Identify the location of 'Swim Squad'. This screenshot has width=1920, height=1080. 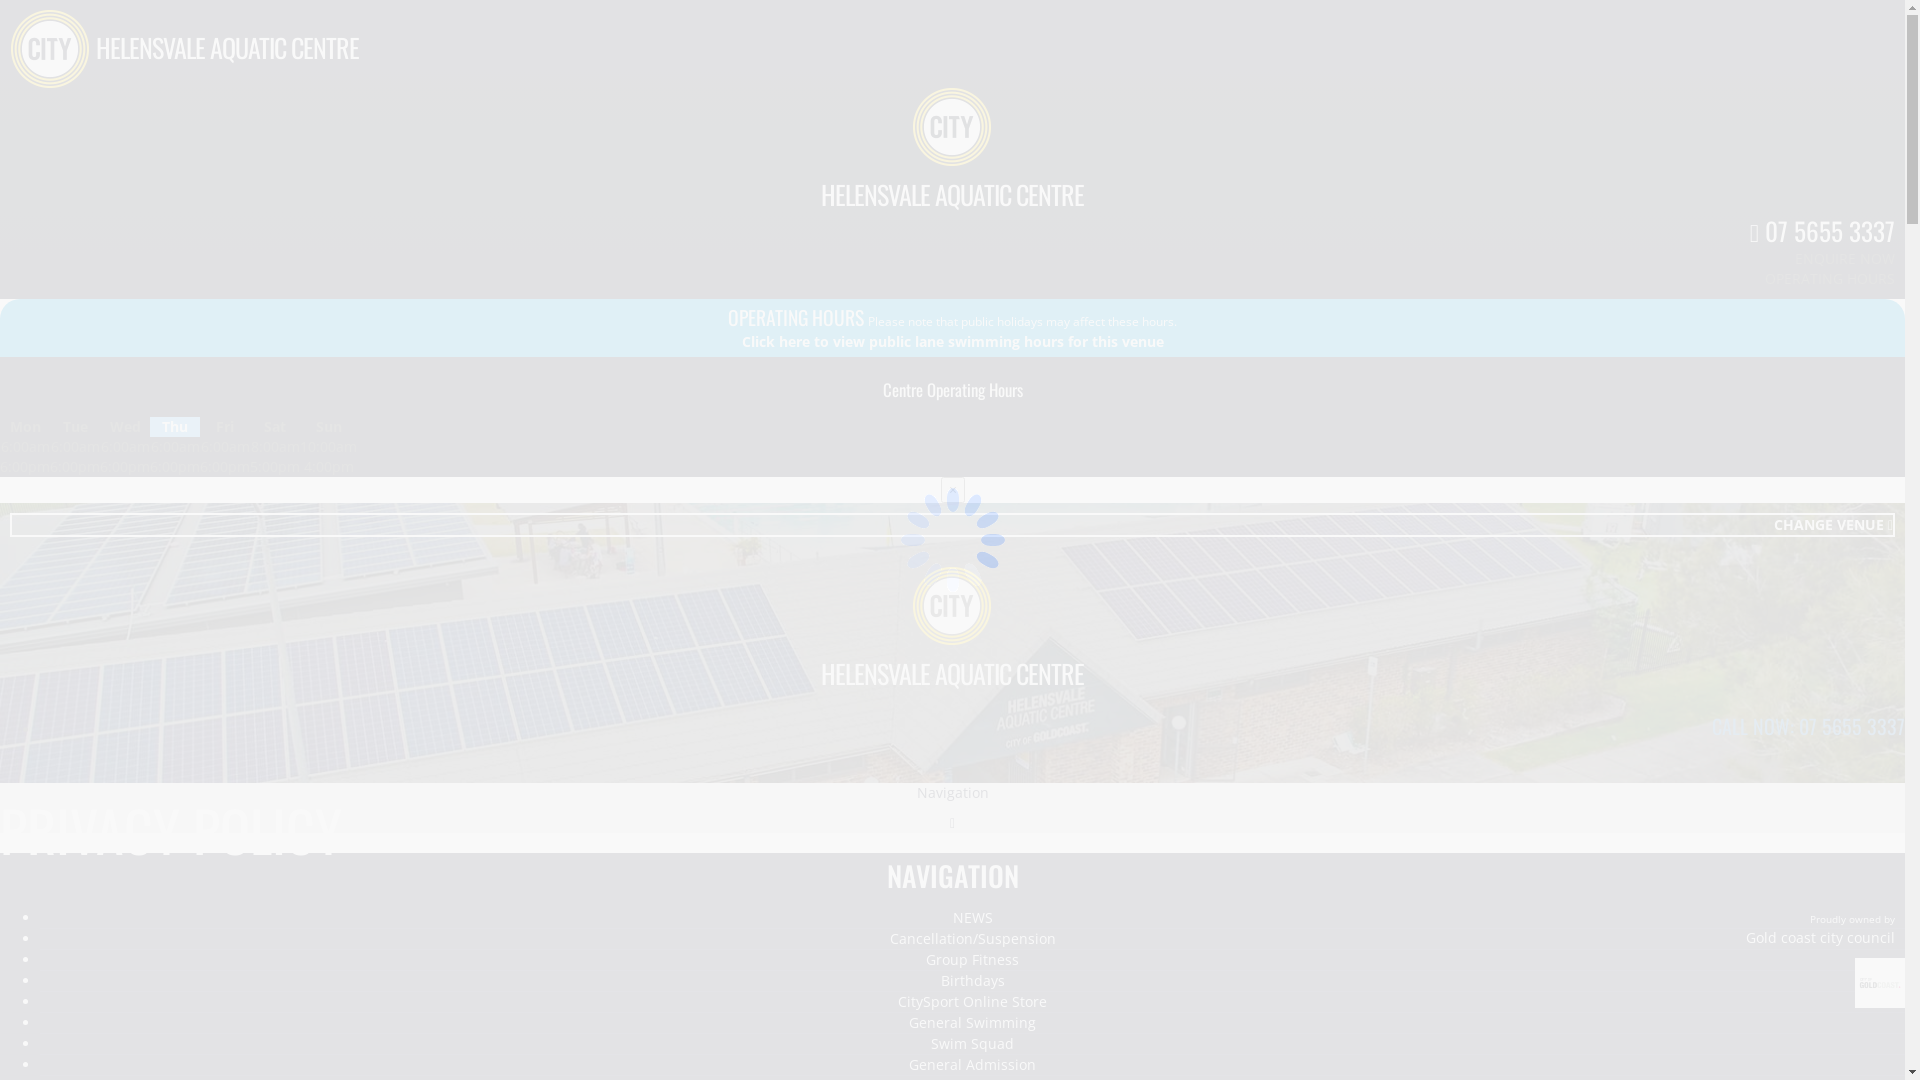
(972, 1043).